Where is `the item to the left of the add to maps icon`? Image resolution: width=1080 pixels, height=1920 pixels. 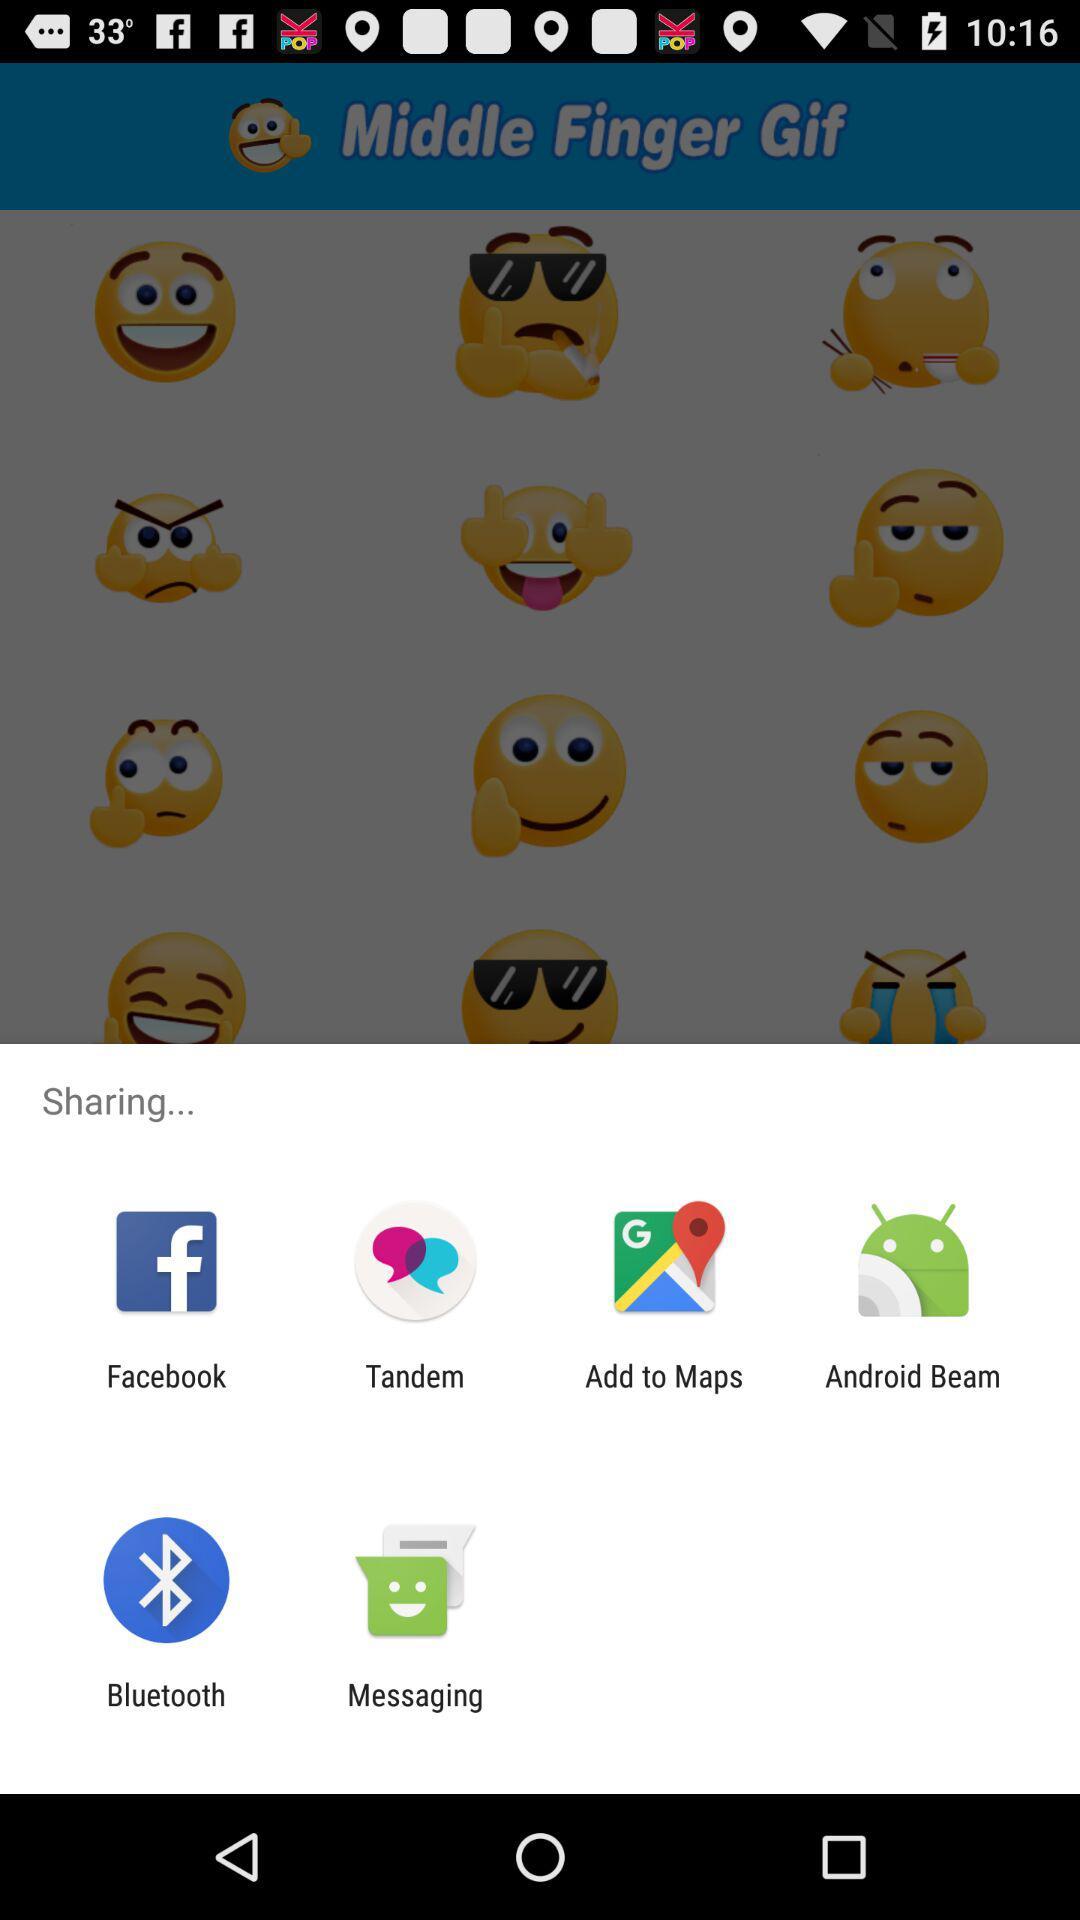 the item to the left of the add to maps icon is located at coordinates (414, 1392).